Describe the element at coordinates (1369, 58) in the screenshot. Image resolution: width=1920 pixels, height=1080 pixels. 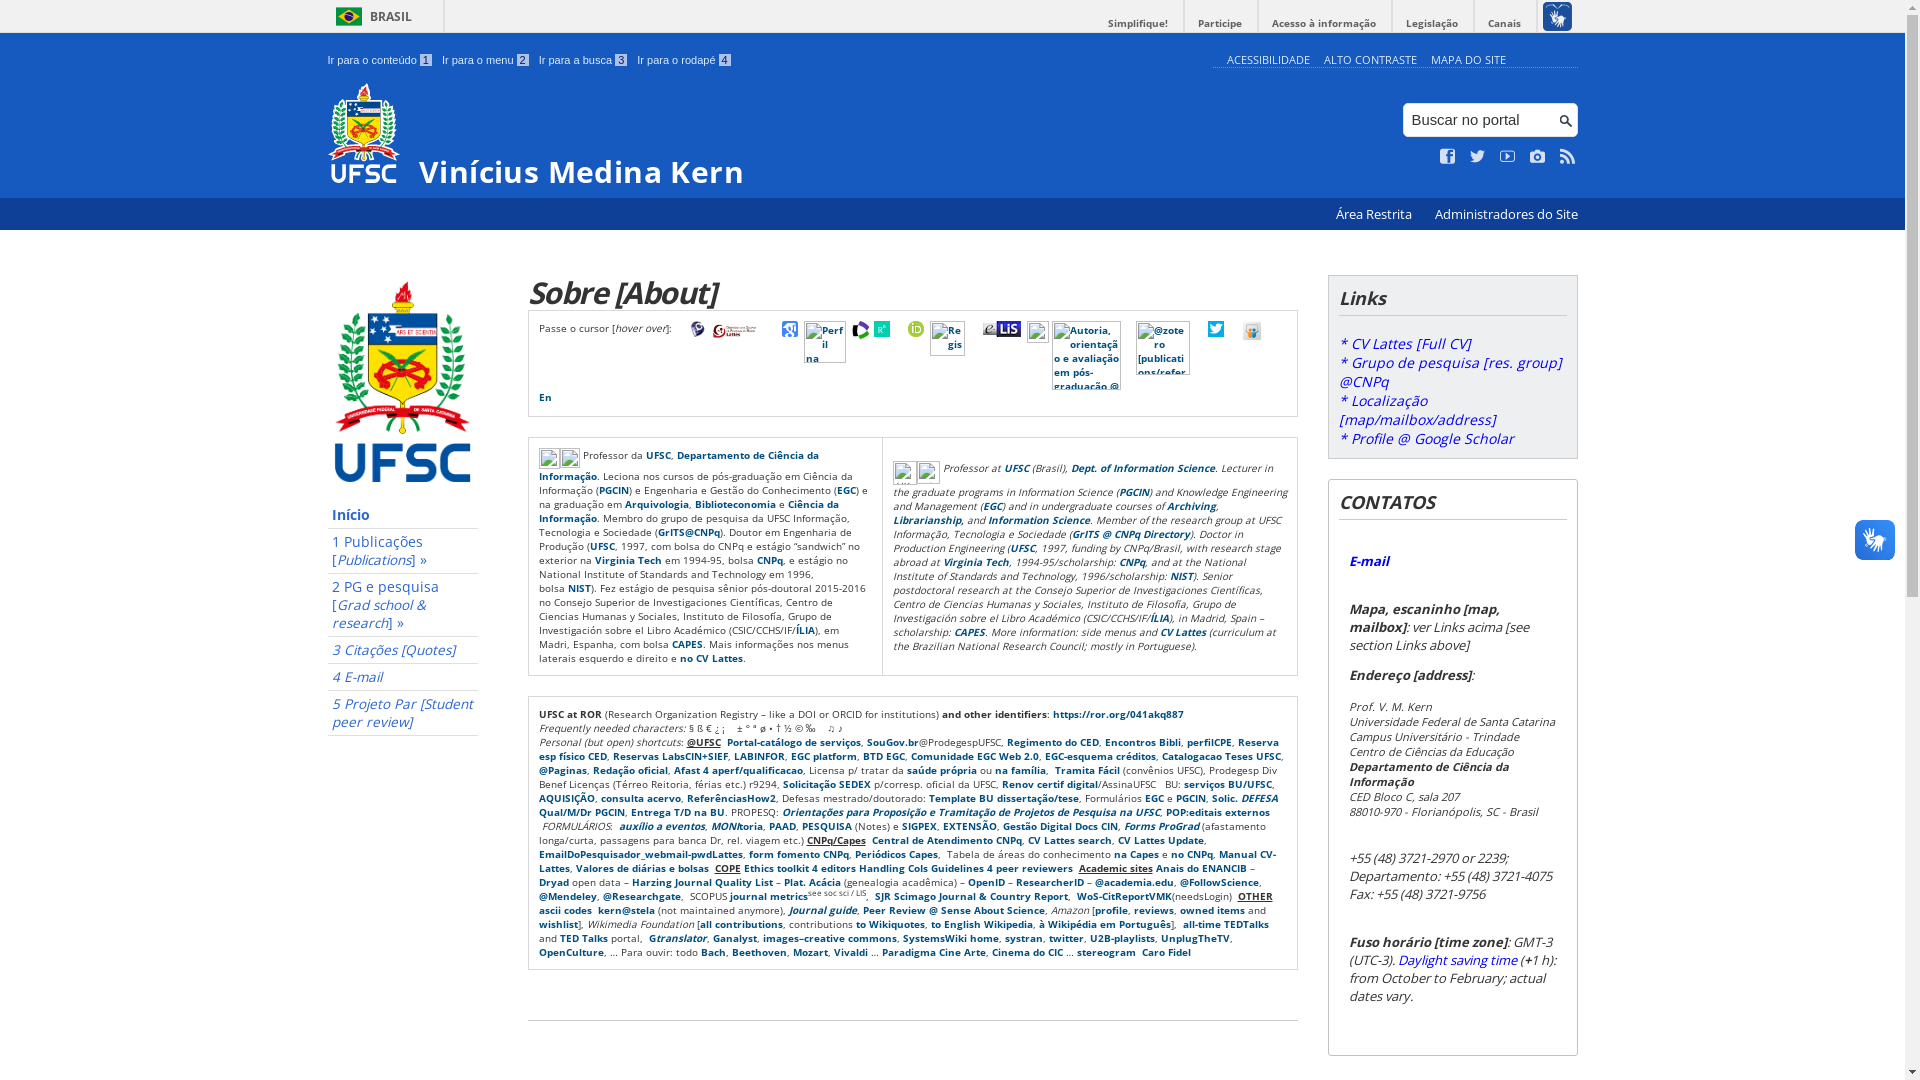
I see `'ALTO CONTRASTE'` at that location.